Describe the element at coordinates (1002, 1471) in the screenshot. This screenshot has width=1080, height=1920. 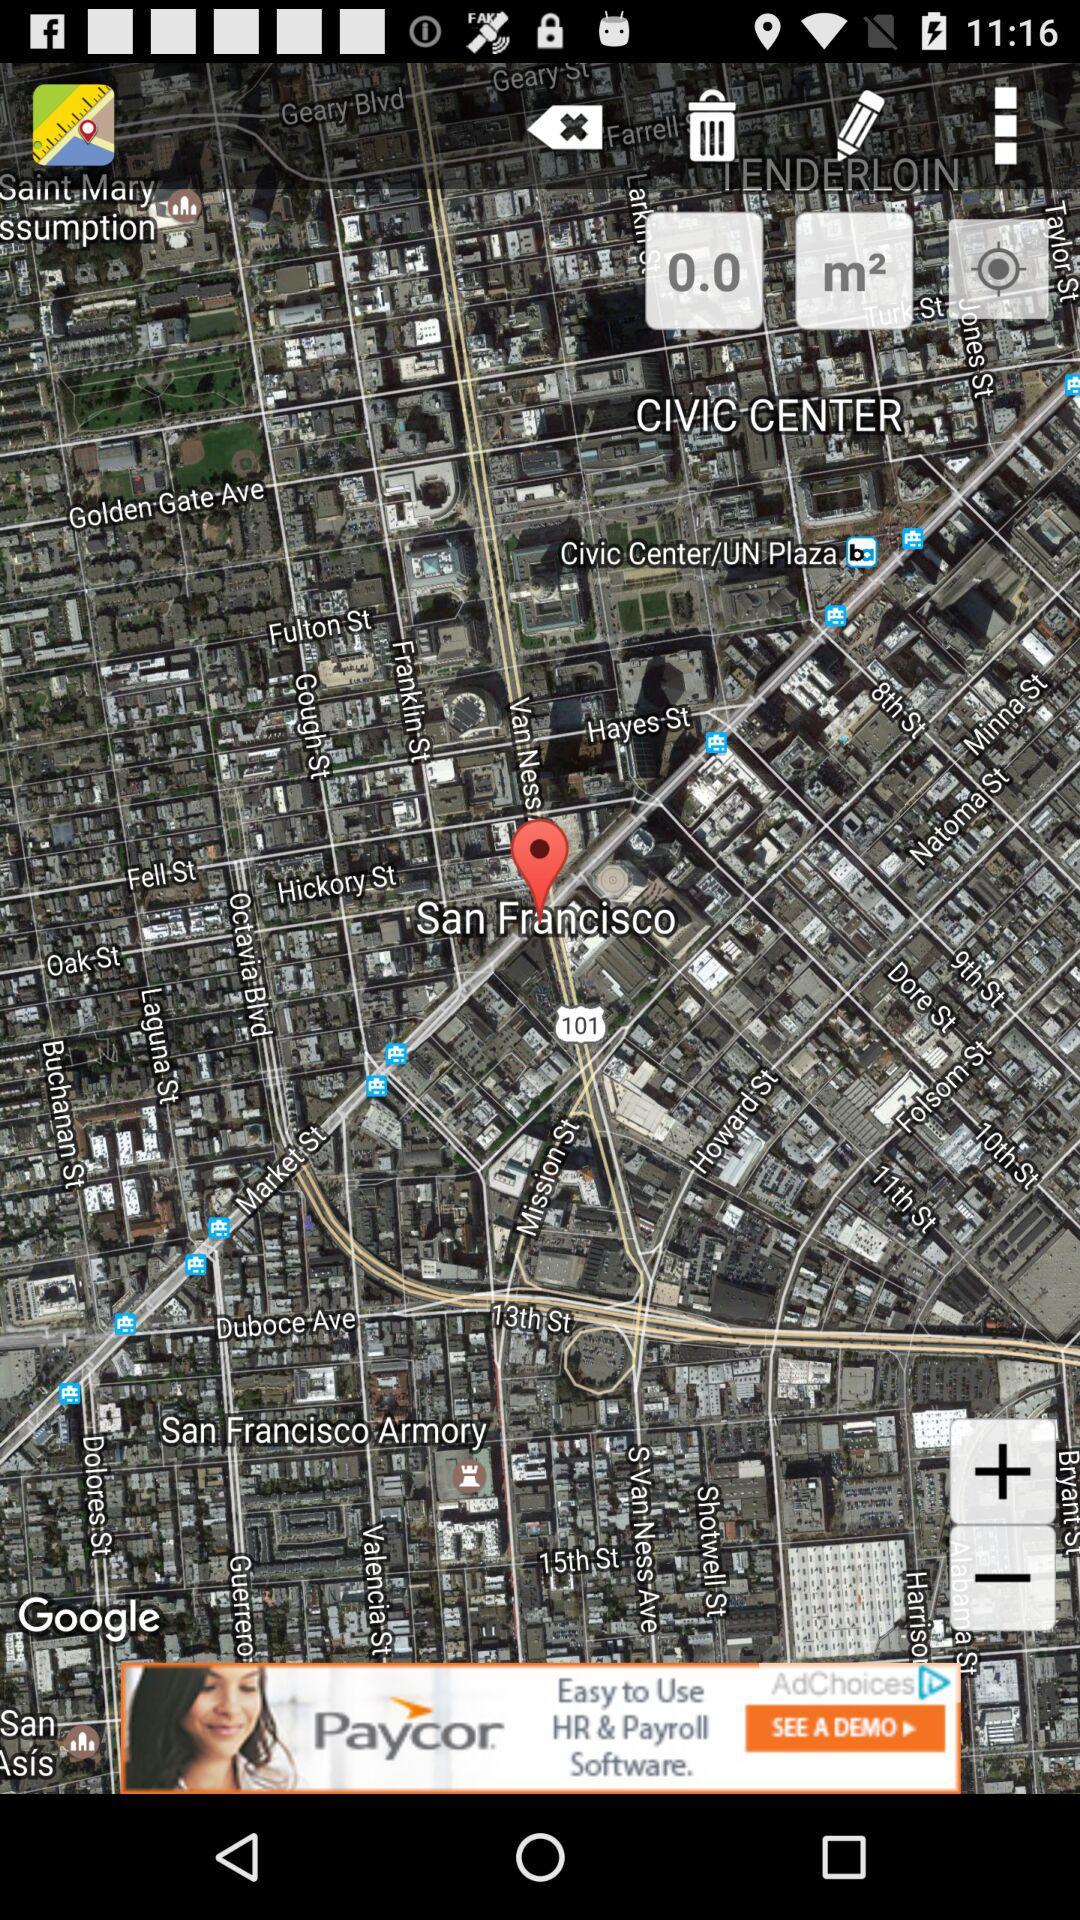
I see `this is the zoom in function to zoom in on the map` at that location.